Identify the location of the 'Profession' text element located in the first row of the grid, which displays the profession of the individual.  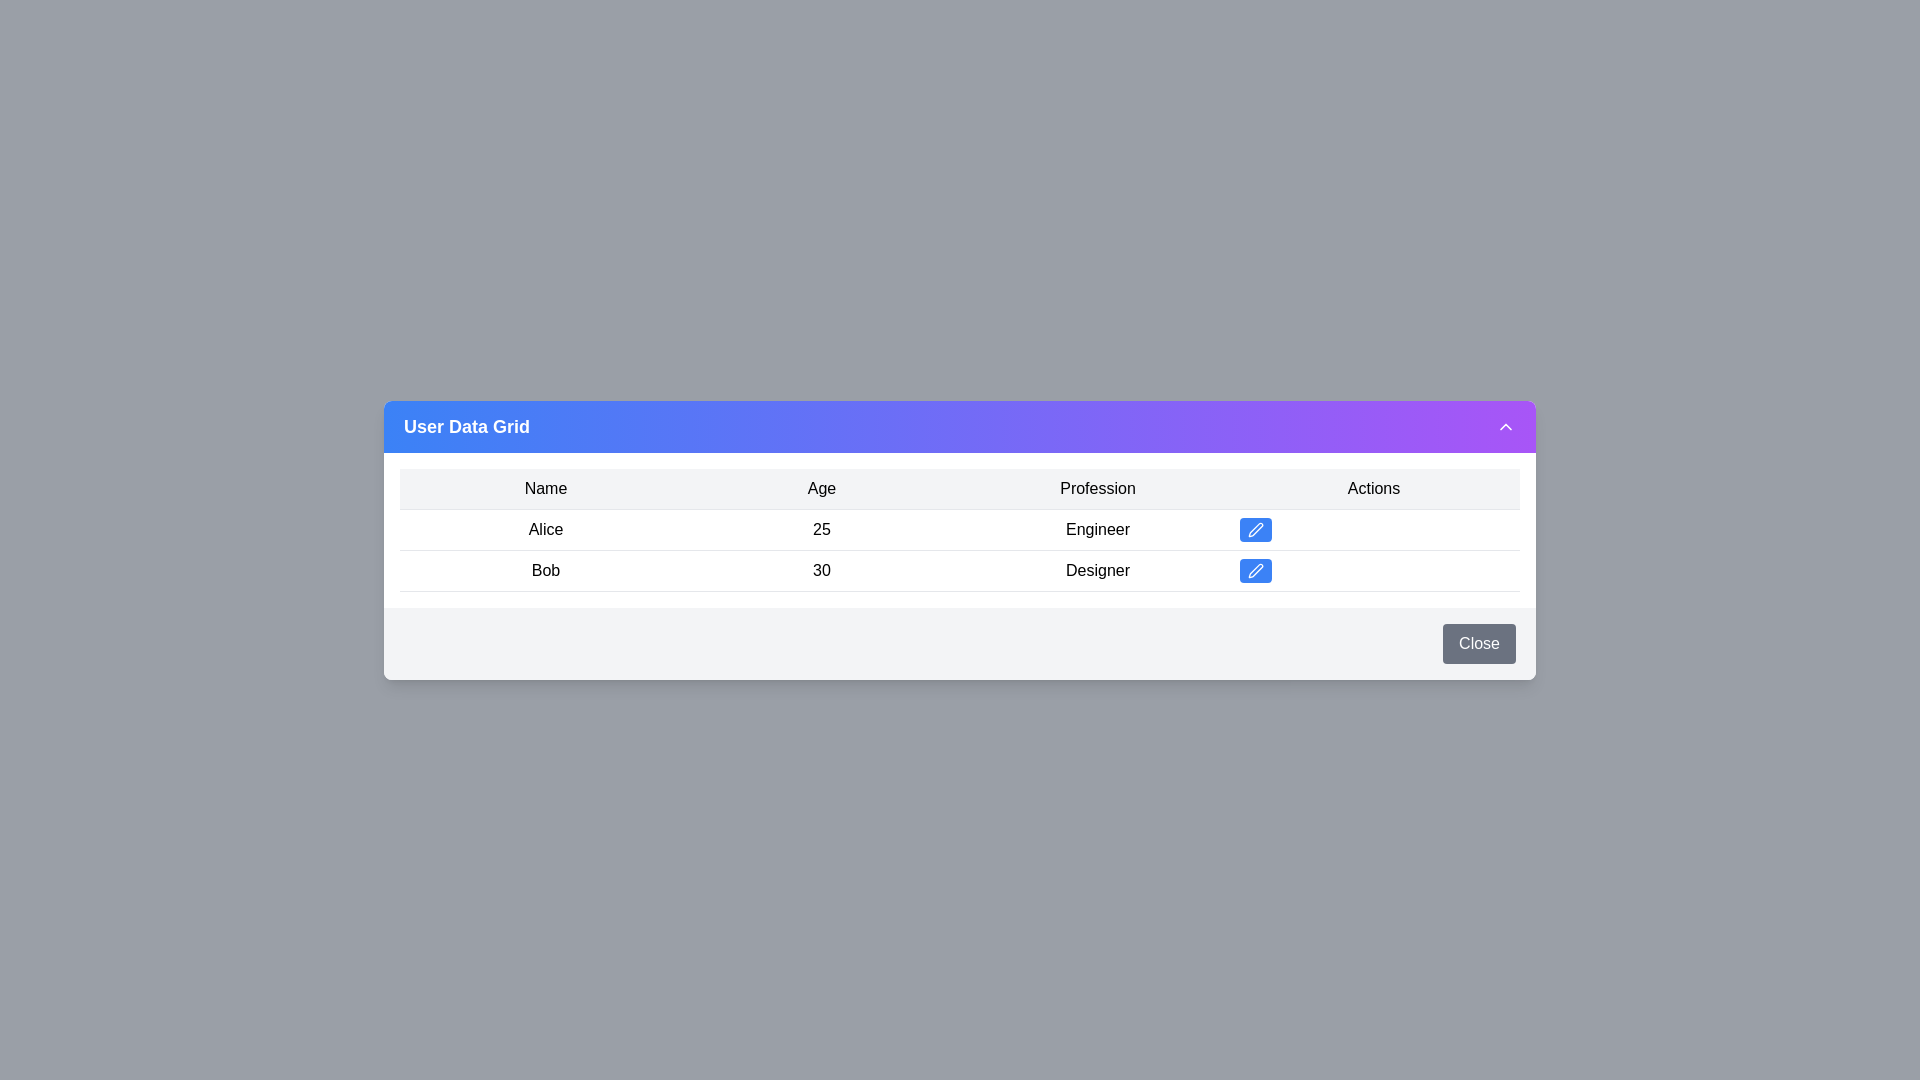
(1097, 528).